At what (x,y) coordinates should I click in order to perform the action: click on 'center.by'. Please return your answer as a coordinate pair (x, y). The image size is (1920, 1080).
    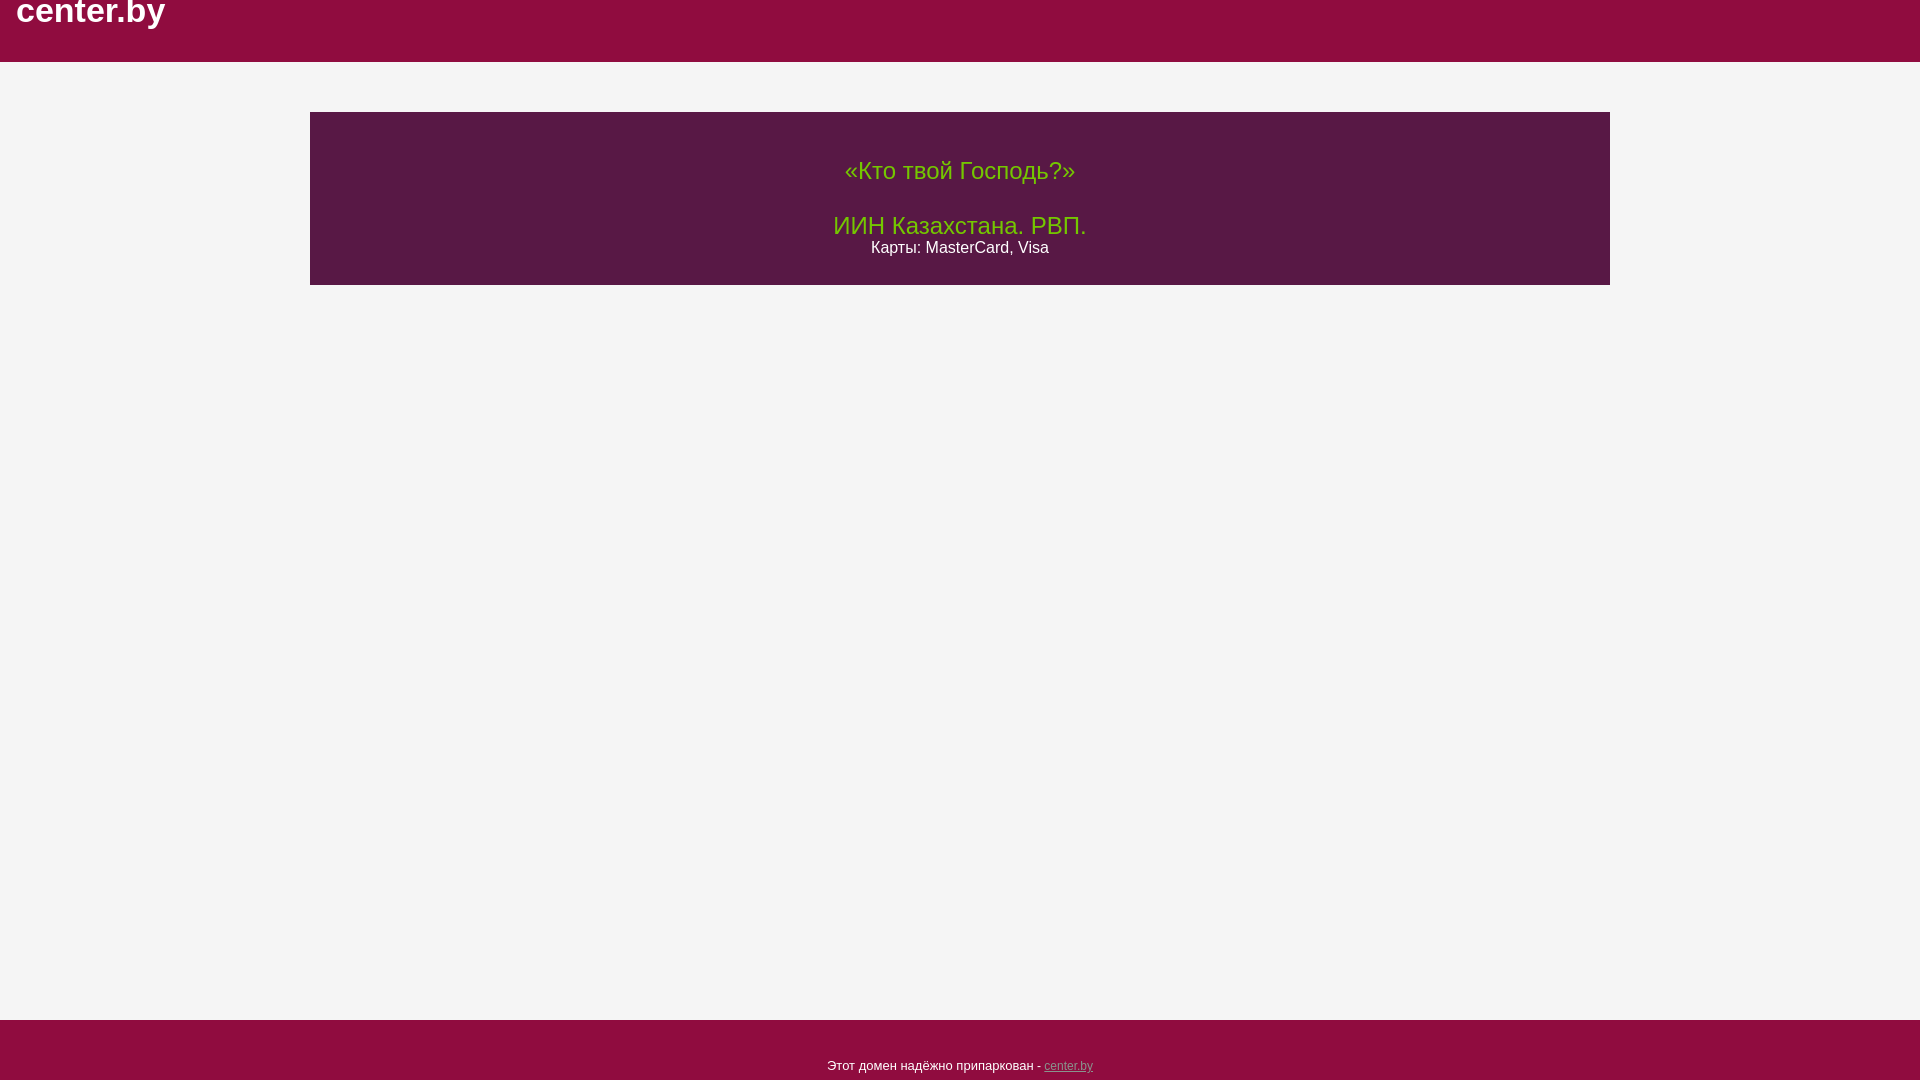
    Looking at the image, I should click on (1067, 1064).